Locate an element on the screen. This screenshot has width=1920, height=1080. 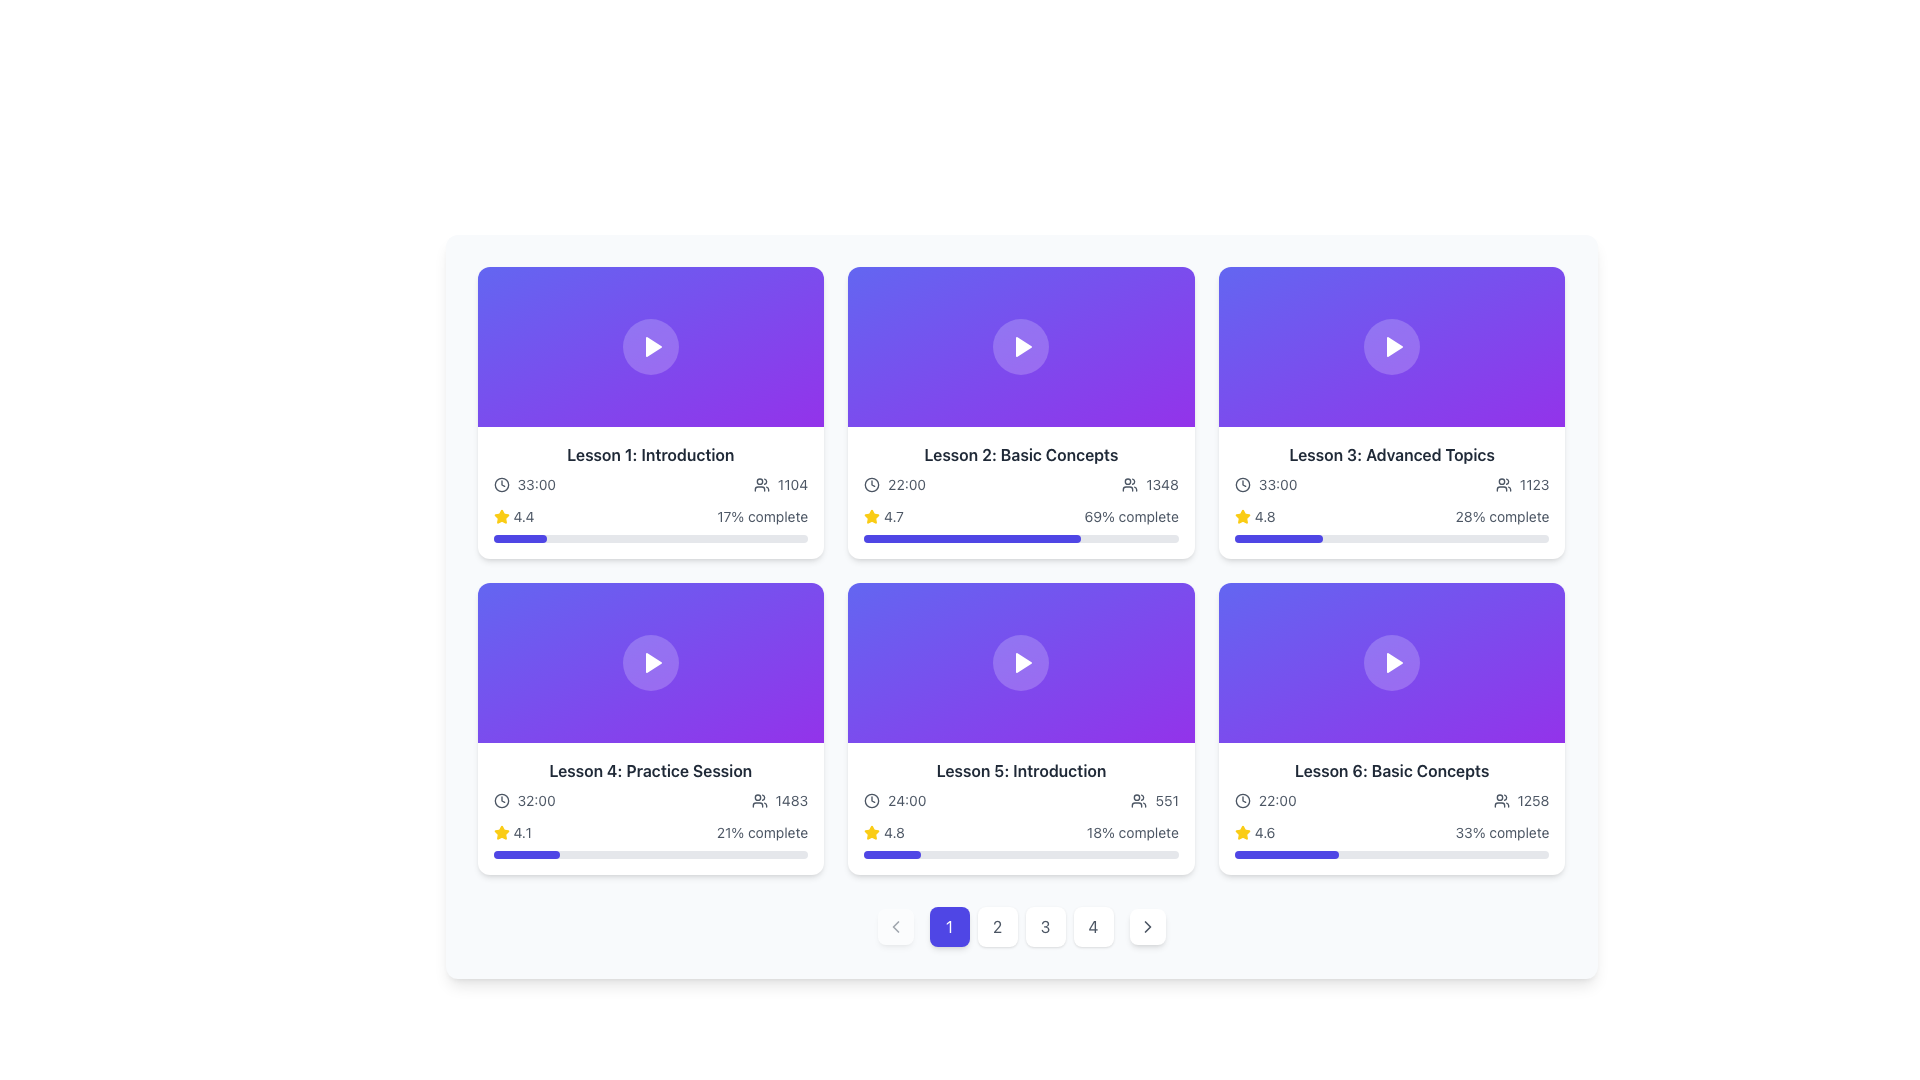
the horizontal progress bar with a purple filled segment located in the bottom section of the third card in the top row of a grid-based layout is located at coordinates (1277, 538).